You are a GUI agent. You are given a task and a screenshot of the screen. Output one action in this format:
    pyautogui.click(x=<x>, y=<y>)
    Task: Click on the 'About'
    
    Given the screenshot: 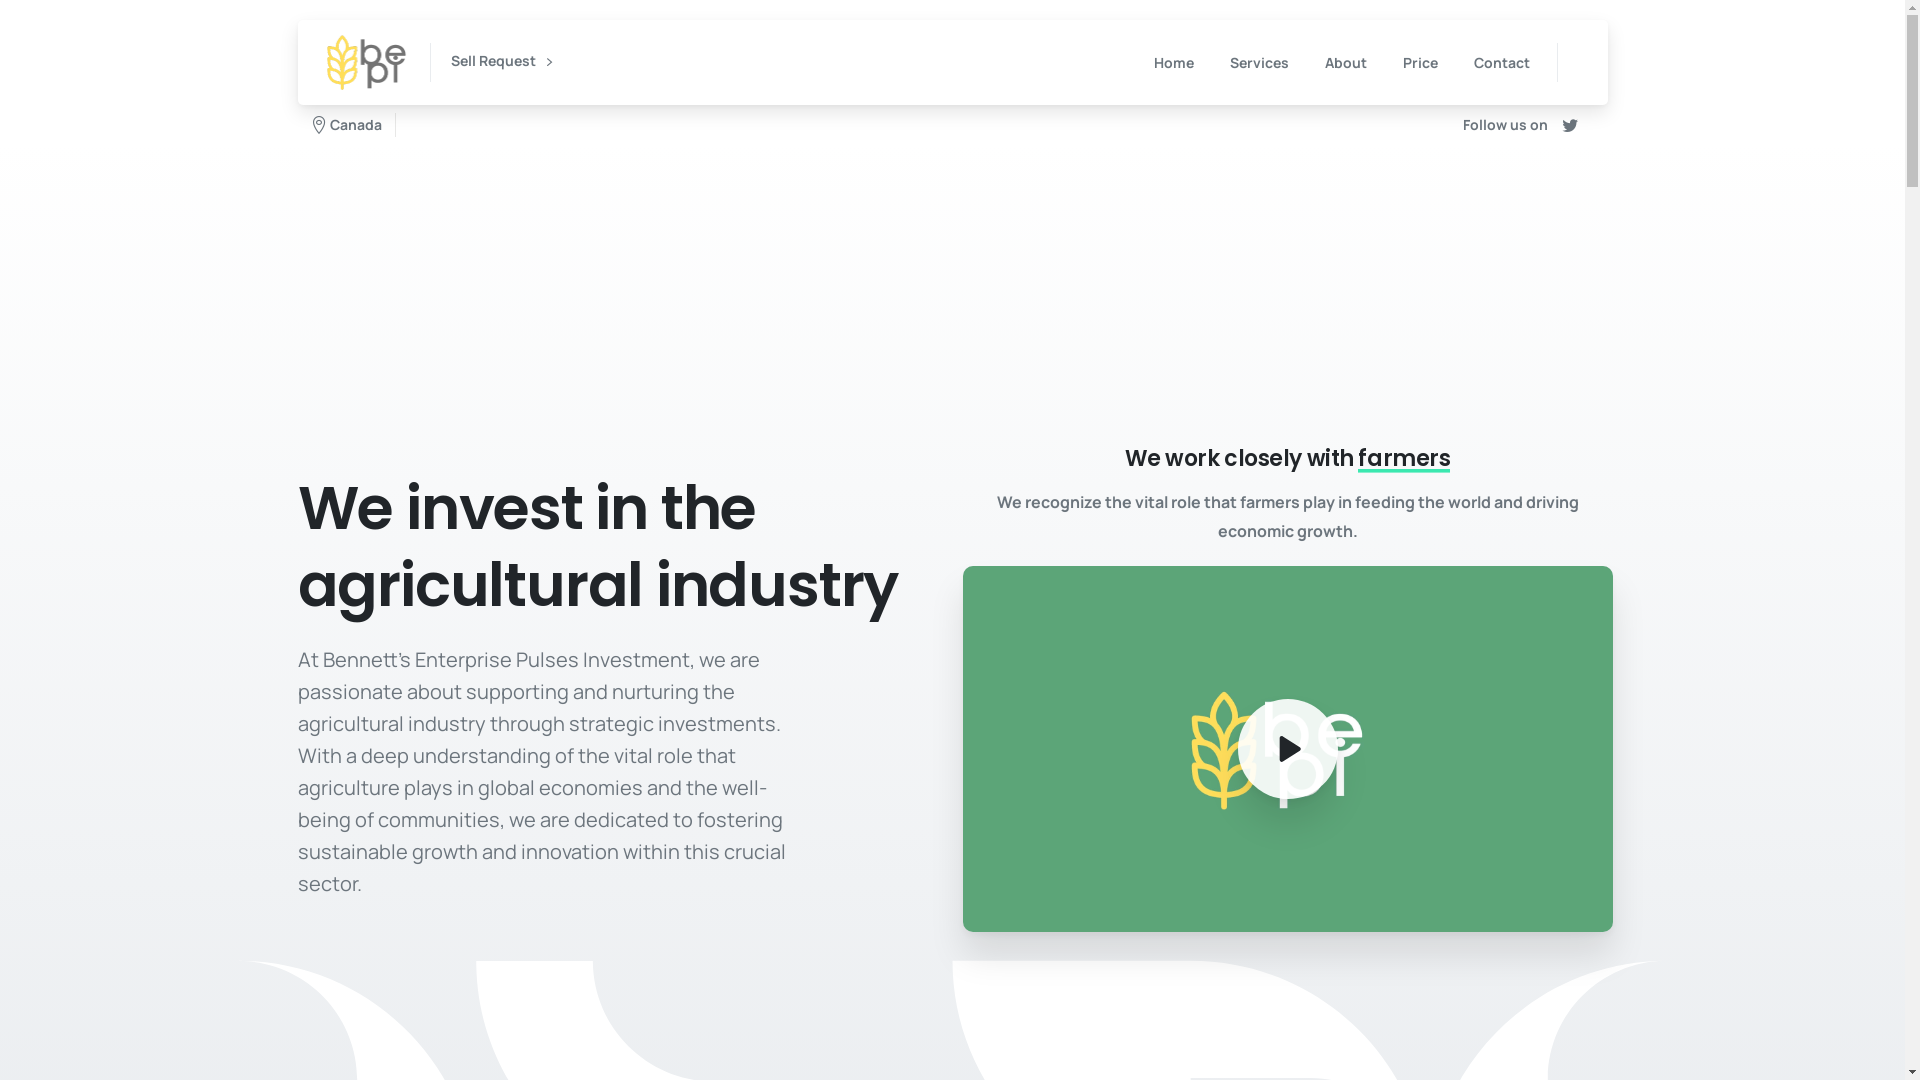 What is the action you would take?
    pyautogui.click(x=1344, y=61)
    